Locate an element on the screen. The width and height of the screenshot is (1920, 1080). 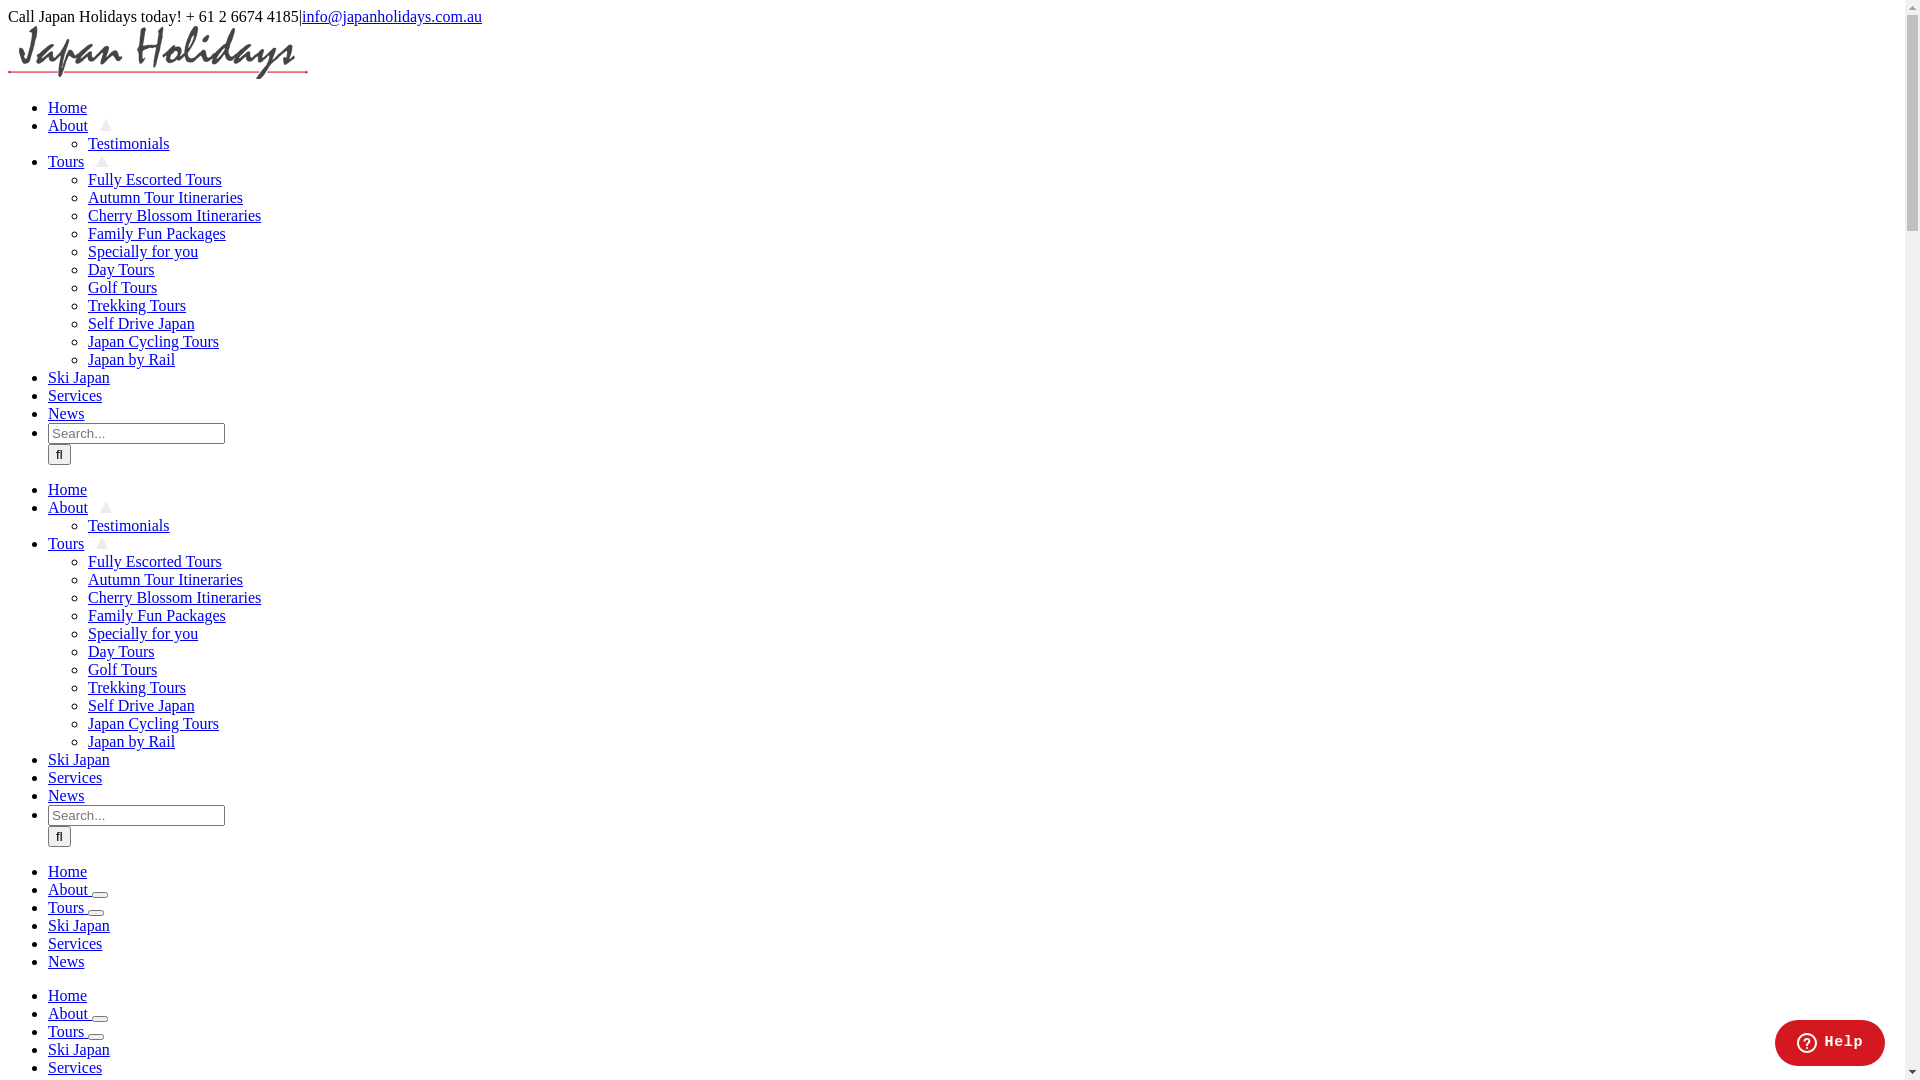
'Self Drive Japan' is located at coordinates (140, 704).